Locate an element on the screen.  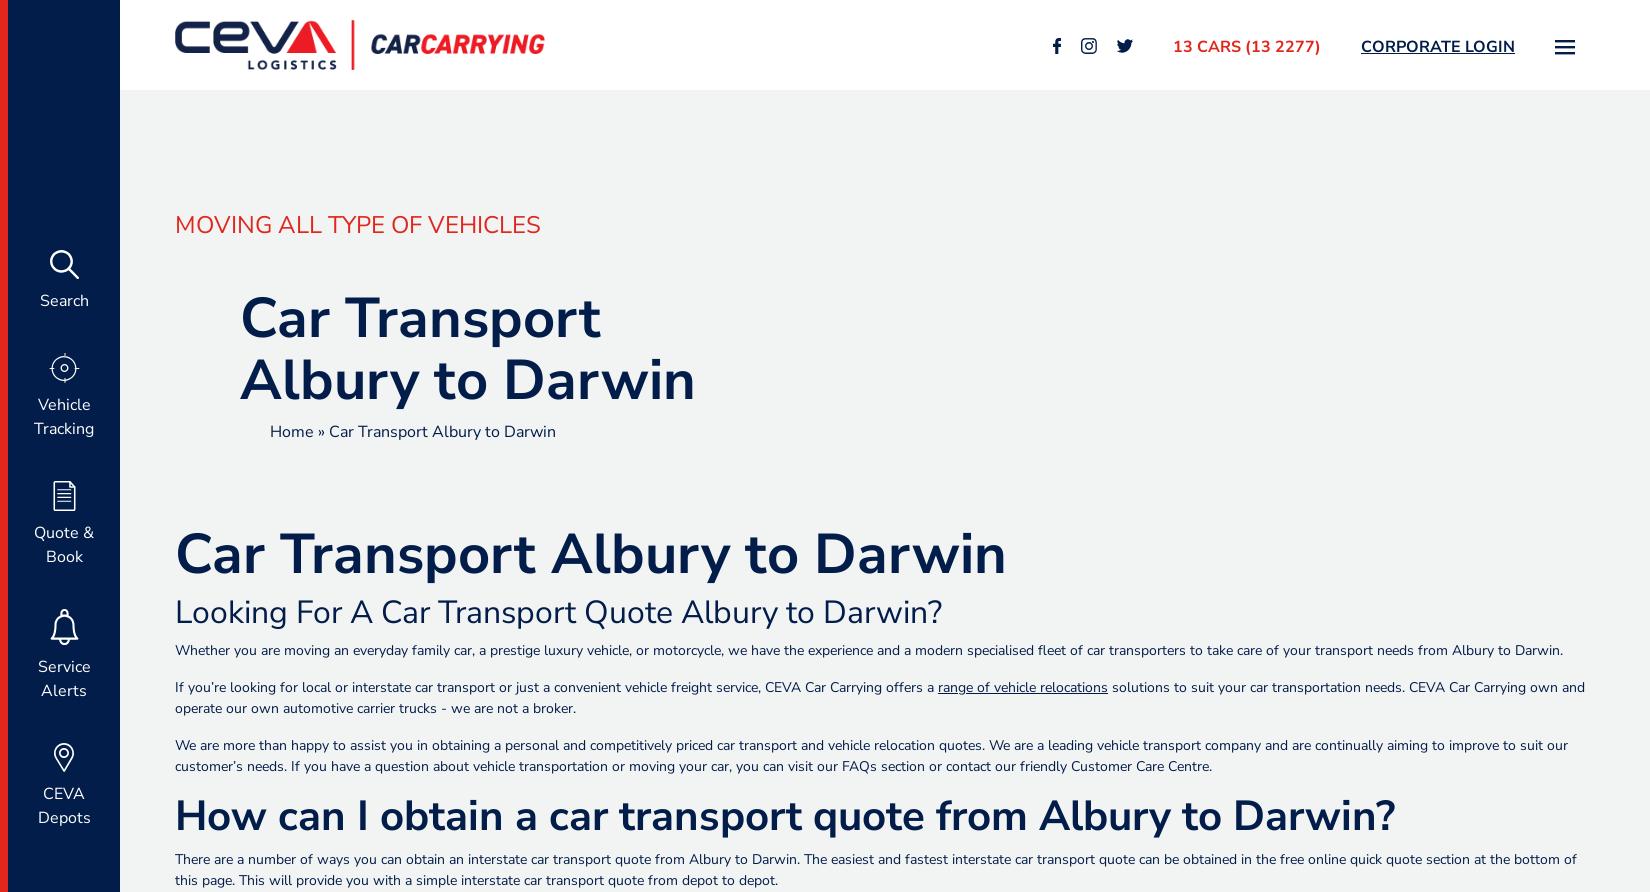
'section or contact our friendly' is located at coordinates (973, 766).